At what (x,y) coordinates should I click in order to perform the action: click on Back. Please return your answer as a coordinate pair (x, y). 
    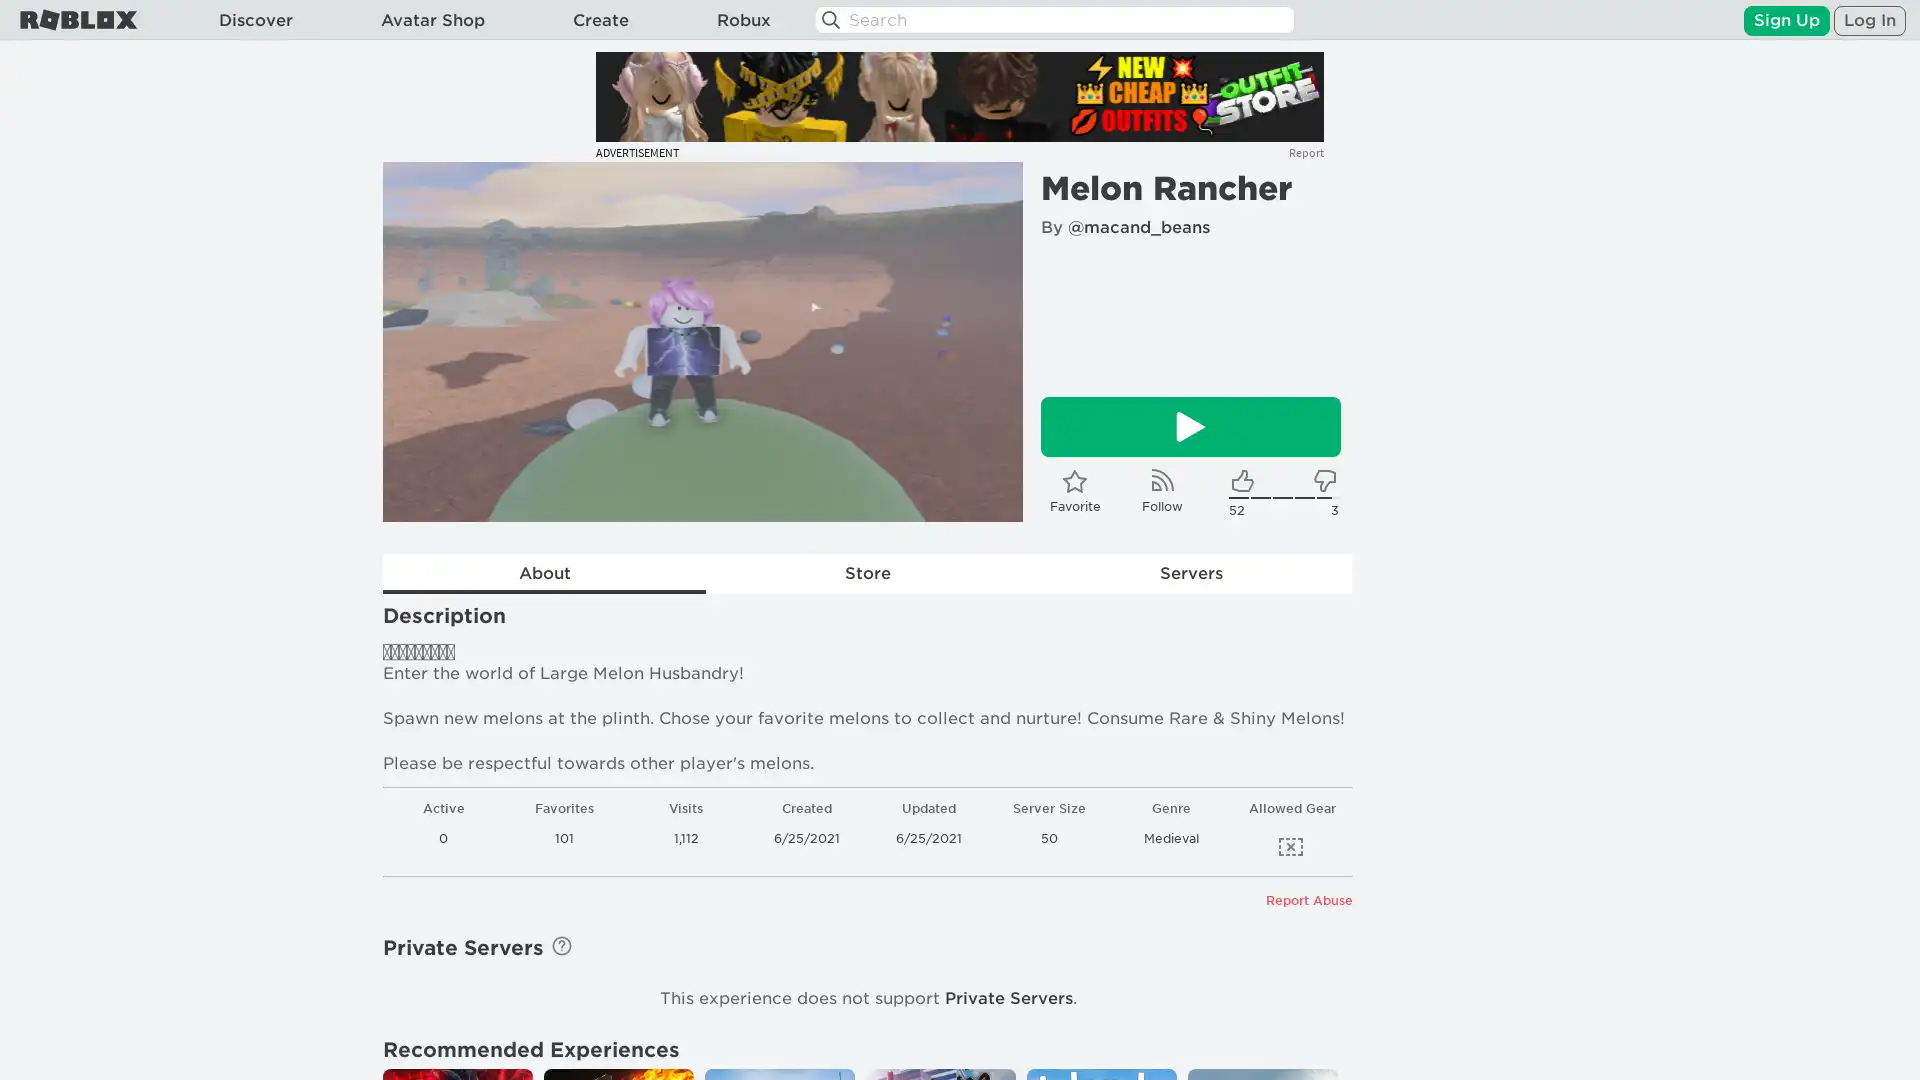
    Looking at the image, I should click on (424, 341).